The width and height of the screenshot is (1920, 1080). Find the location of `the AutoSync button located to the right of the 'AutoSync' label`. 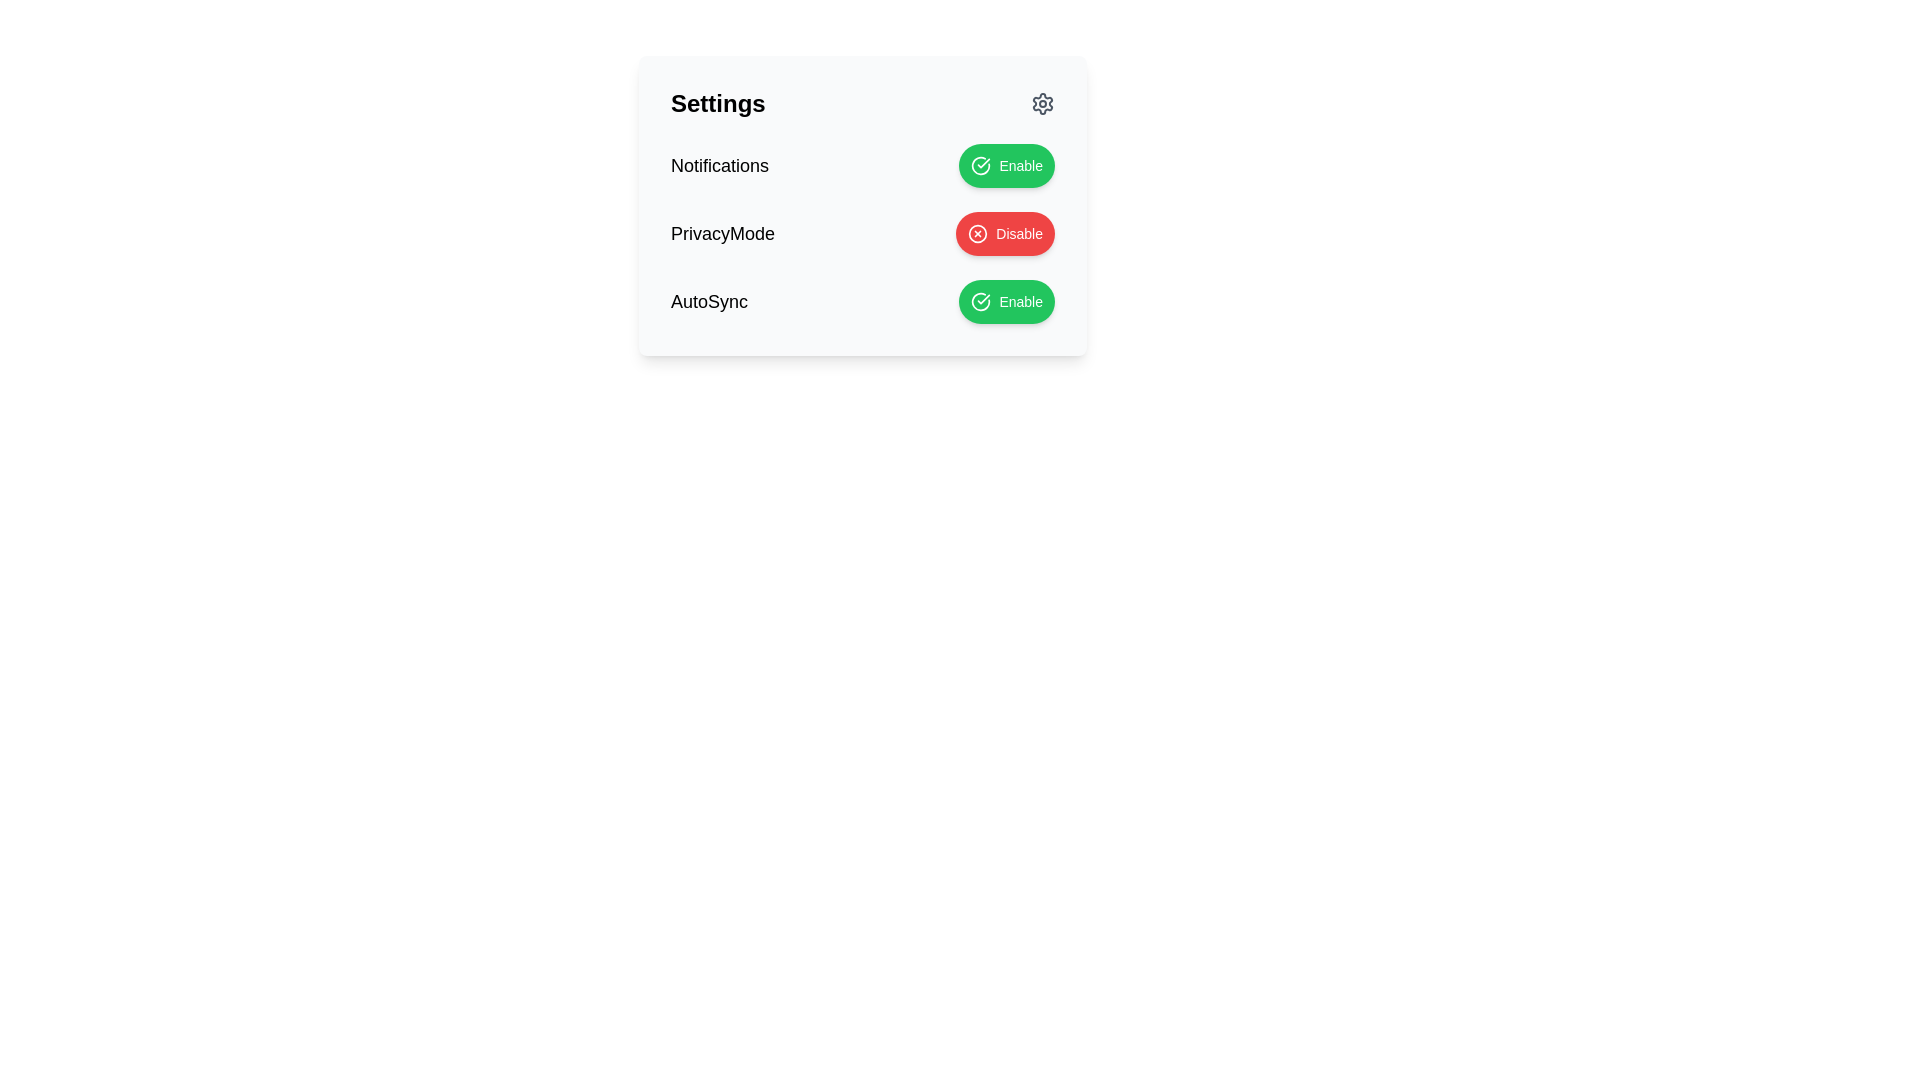

the AutoSync button located to the right of the 'AutoSync' label is located at coordinates (1007, 301).